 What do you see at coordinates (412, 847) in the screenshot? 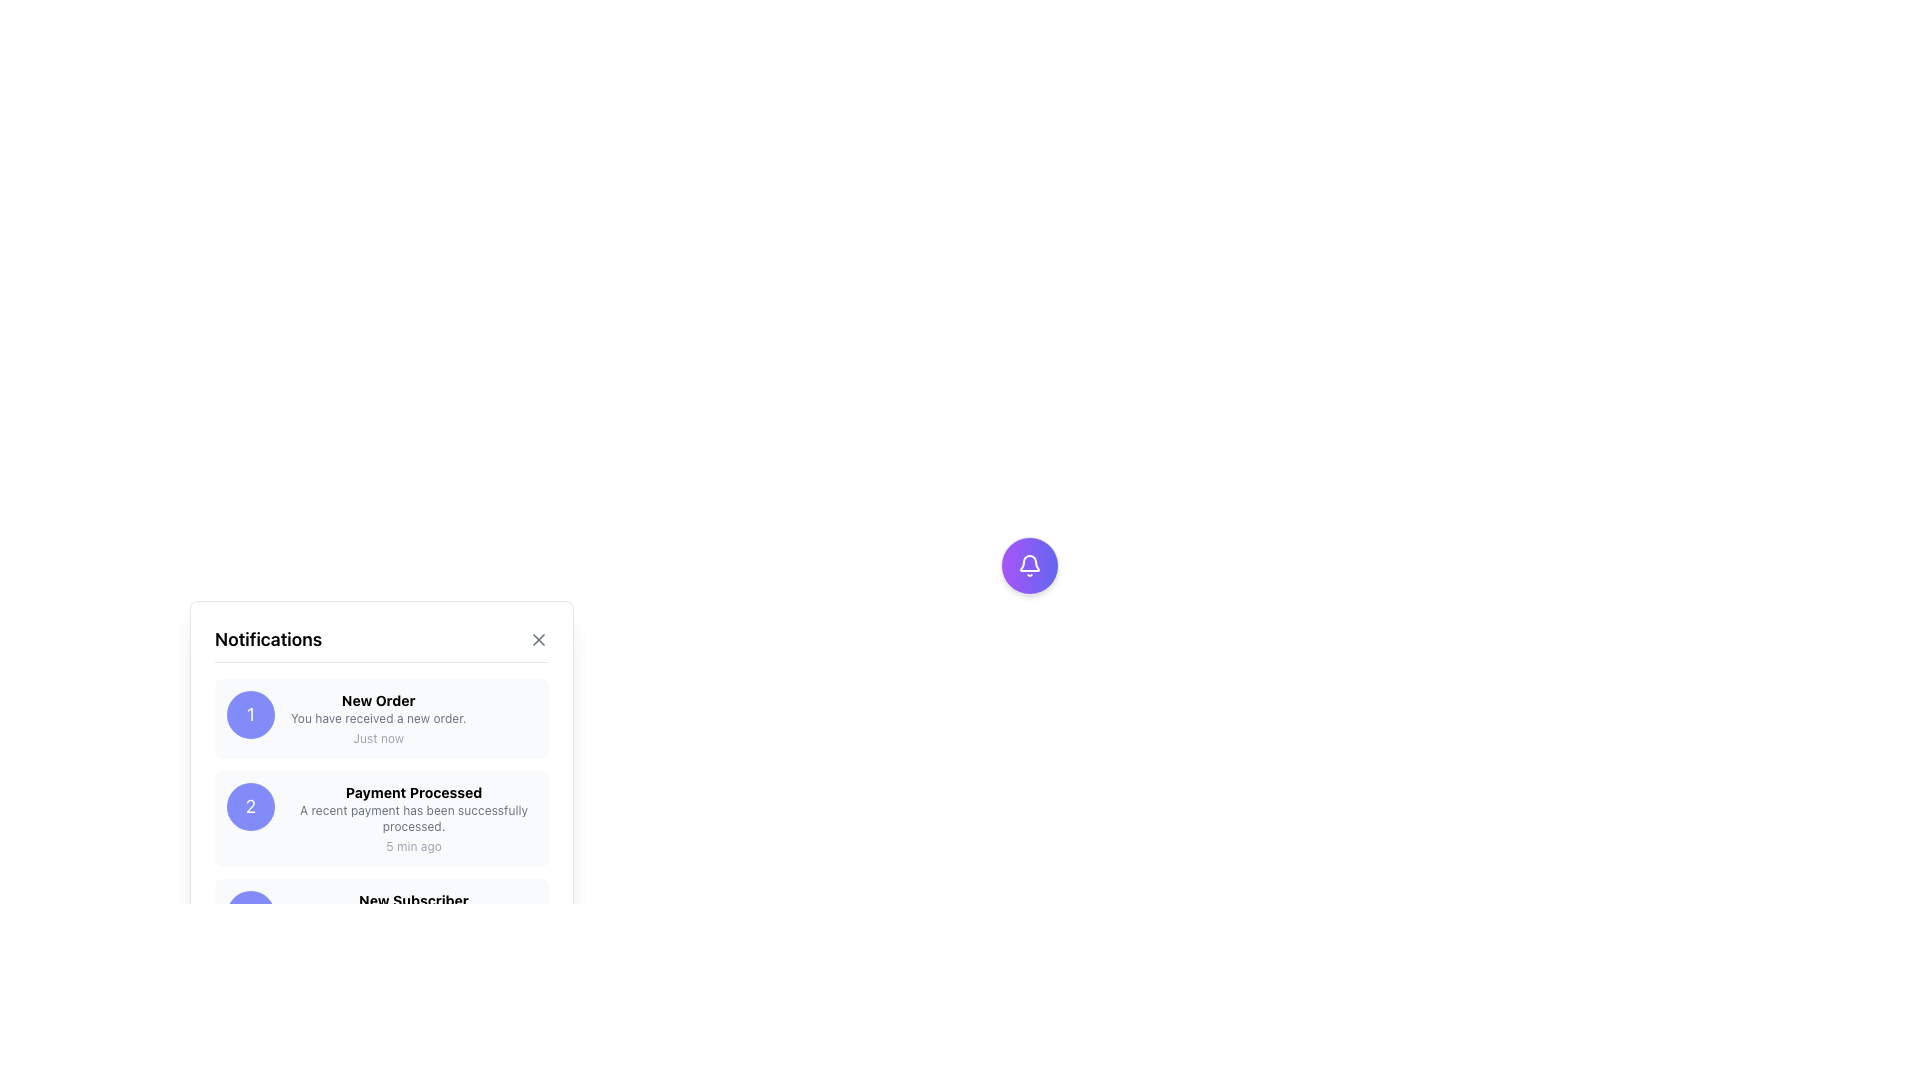
I see `the text label displaying '5 min ago' within the notification card titled 'Payment Processed'` at bounding box center [412, 847].